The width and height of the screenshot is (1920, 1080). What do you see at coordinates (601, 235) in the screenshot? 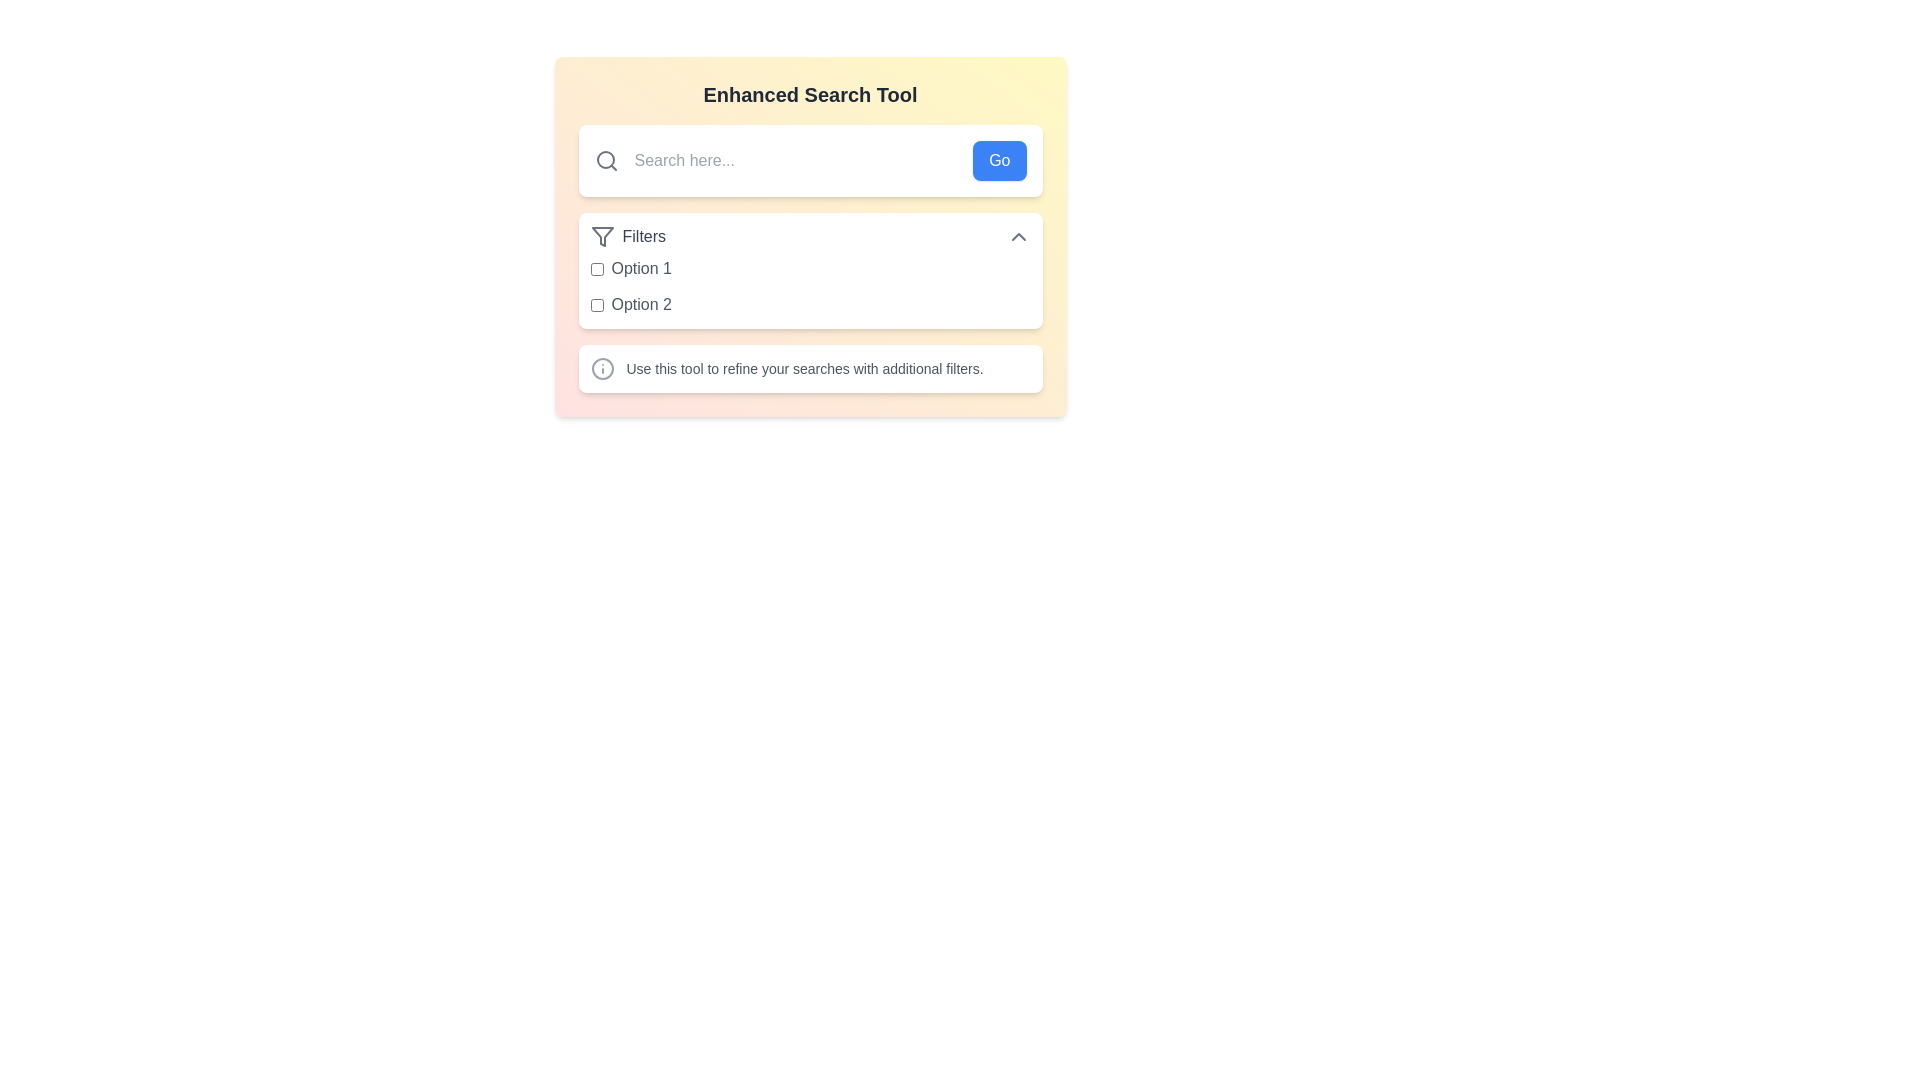
I see `the Decorative Icon located in the 'Filters' section, which visually indicates filtering options` at bounding box center [601, 235].